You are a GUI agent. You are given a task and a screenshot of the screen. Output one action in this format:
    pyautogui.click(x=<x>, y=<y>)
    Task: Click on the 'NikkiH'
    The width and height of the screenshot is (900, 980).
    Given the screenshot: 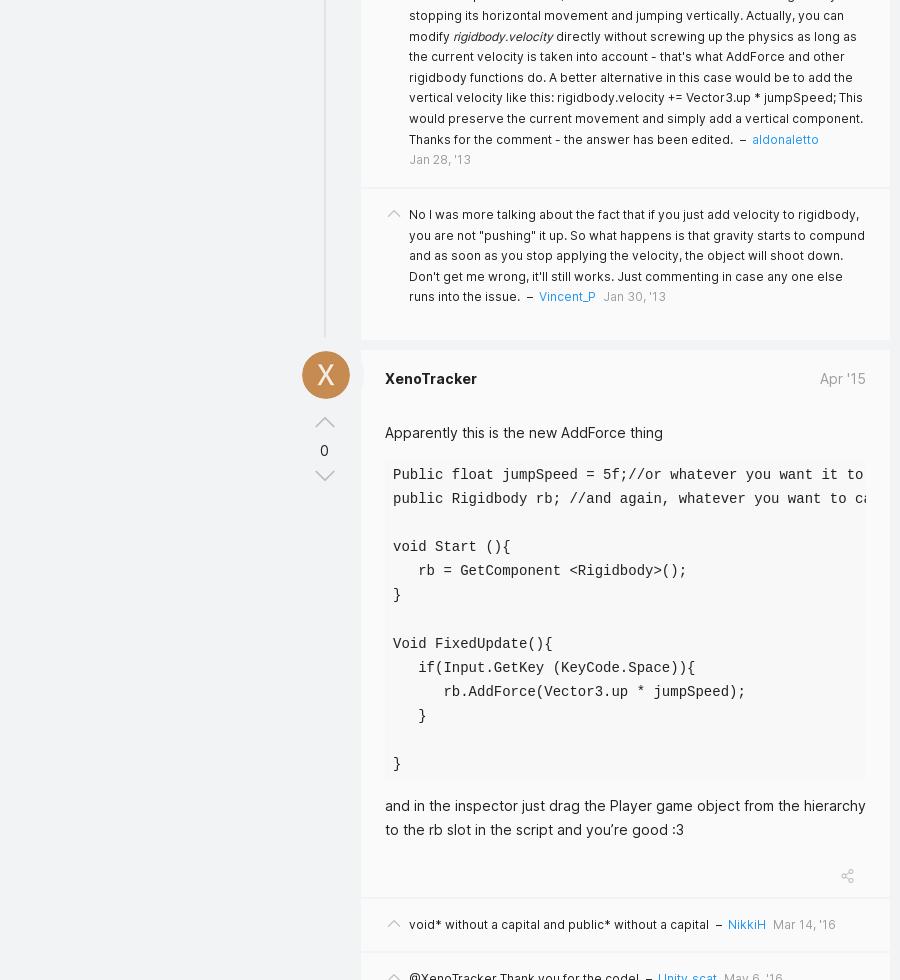 What is the action you would take?
    pyautogui.click(x=727, y=923)
    